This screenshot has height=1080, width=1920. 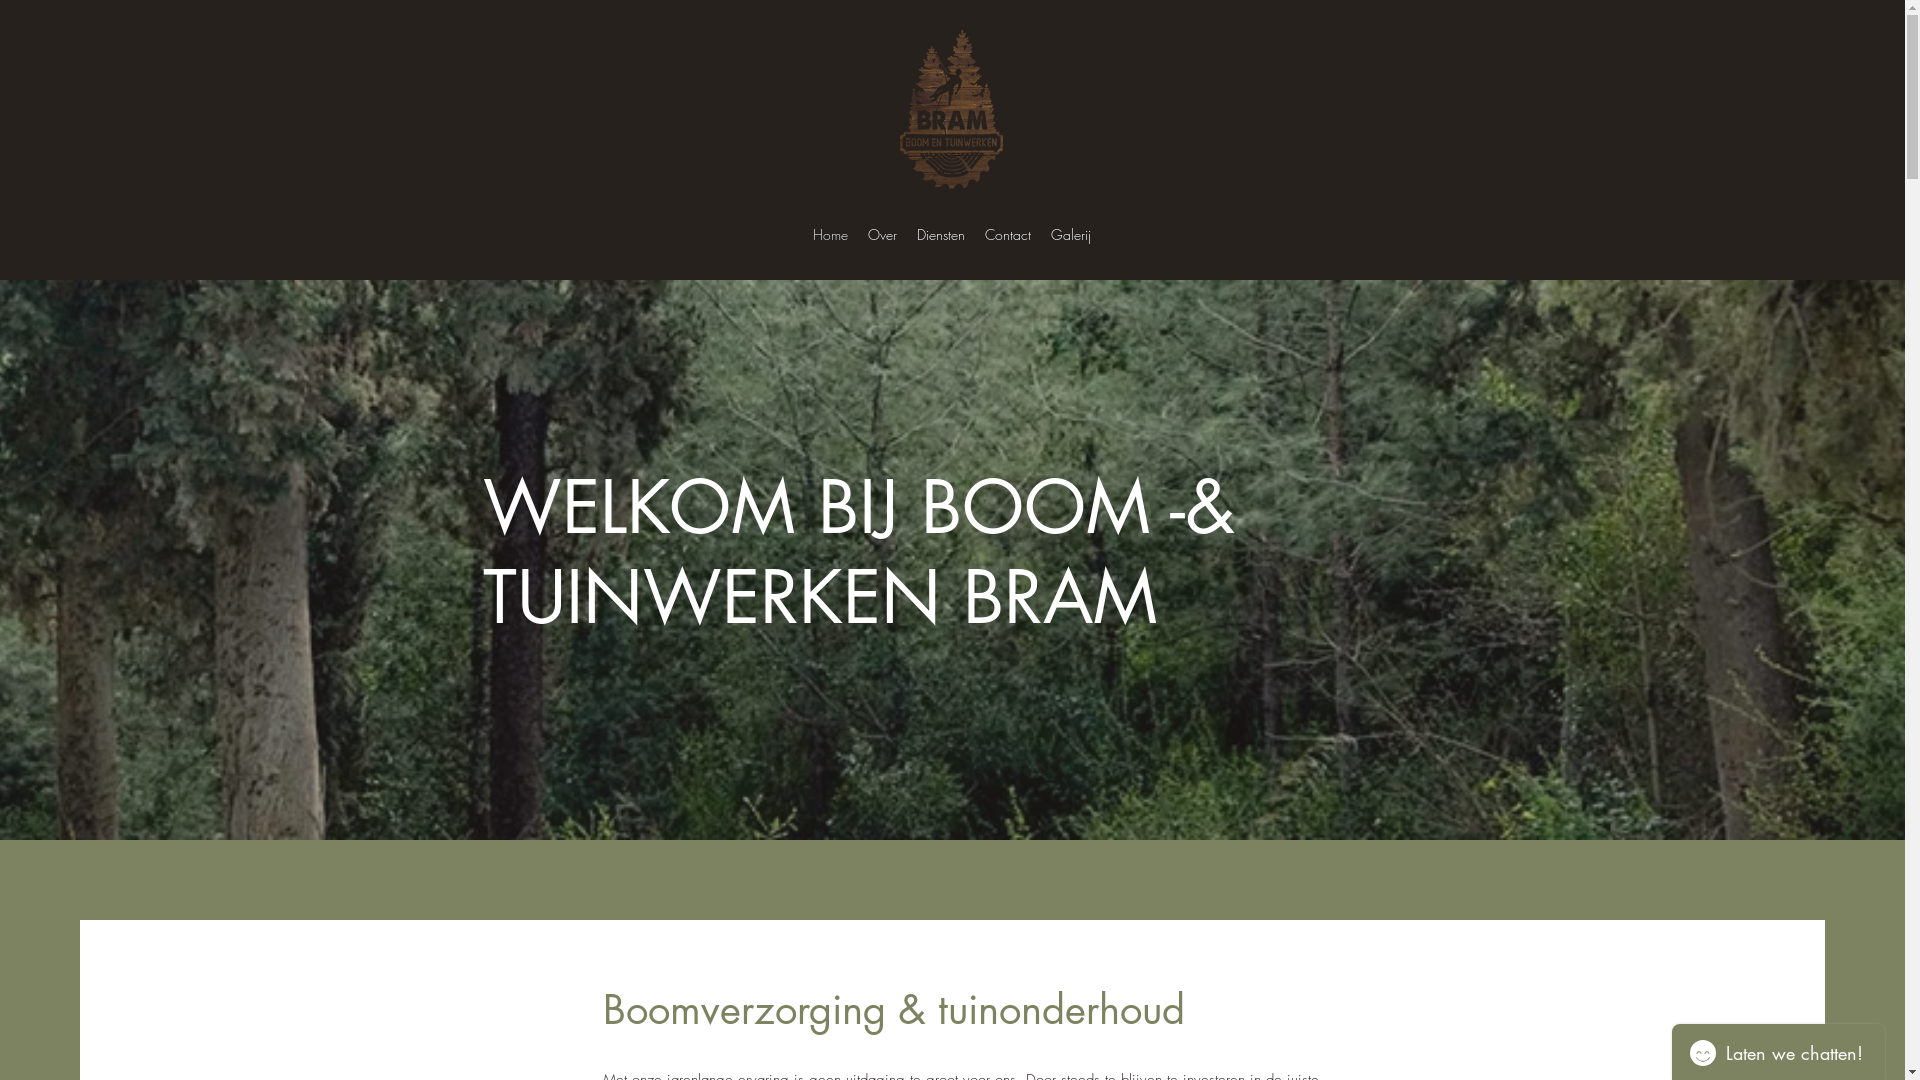 What do you see at coordinates (830, 234) in the screenshot?
I see `'Home'` at bounding box center [830, 234].